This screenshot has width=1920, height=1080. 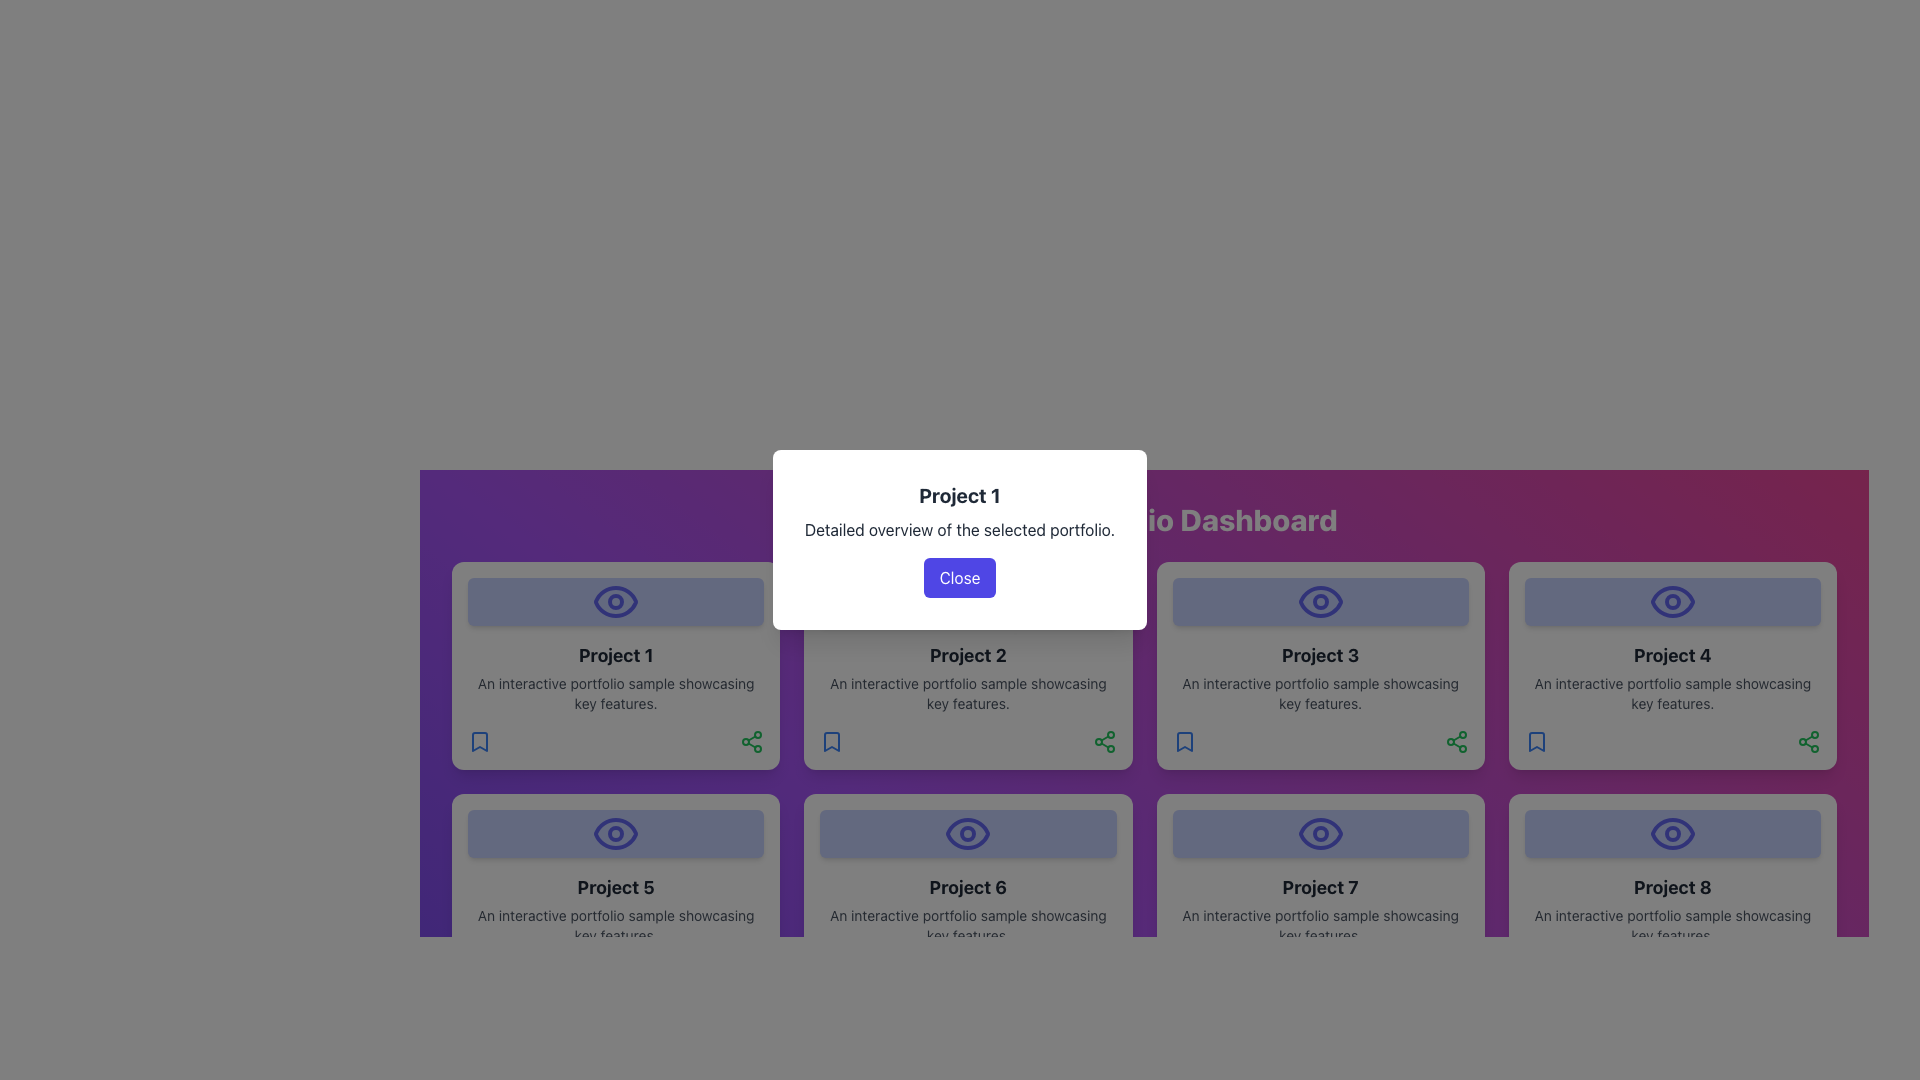 I want to click on the text block displaying the message 'An interactive portfolio sample showcasing key features.' which is styled with a small font size and gray color, located below the title 'Project 1', so click(x=615, y=693).